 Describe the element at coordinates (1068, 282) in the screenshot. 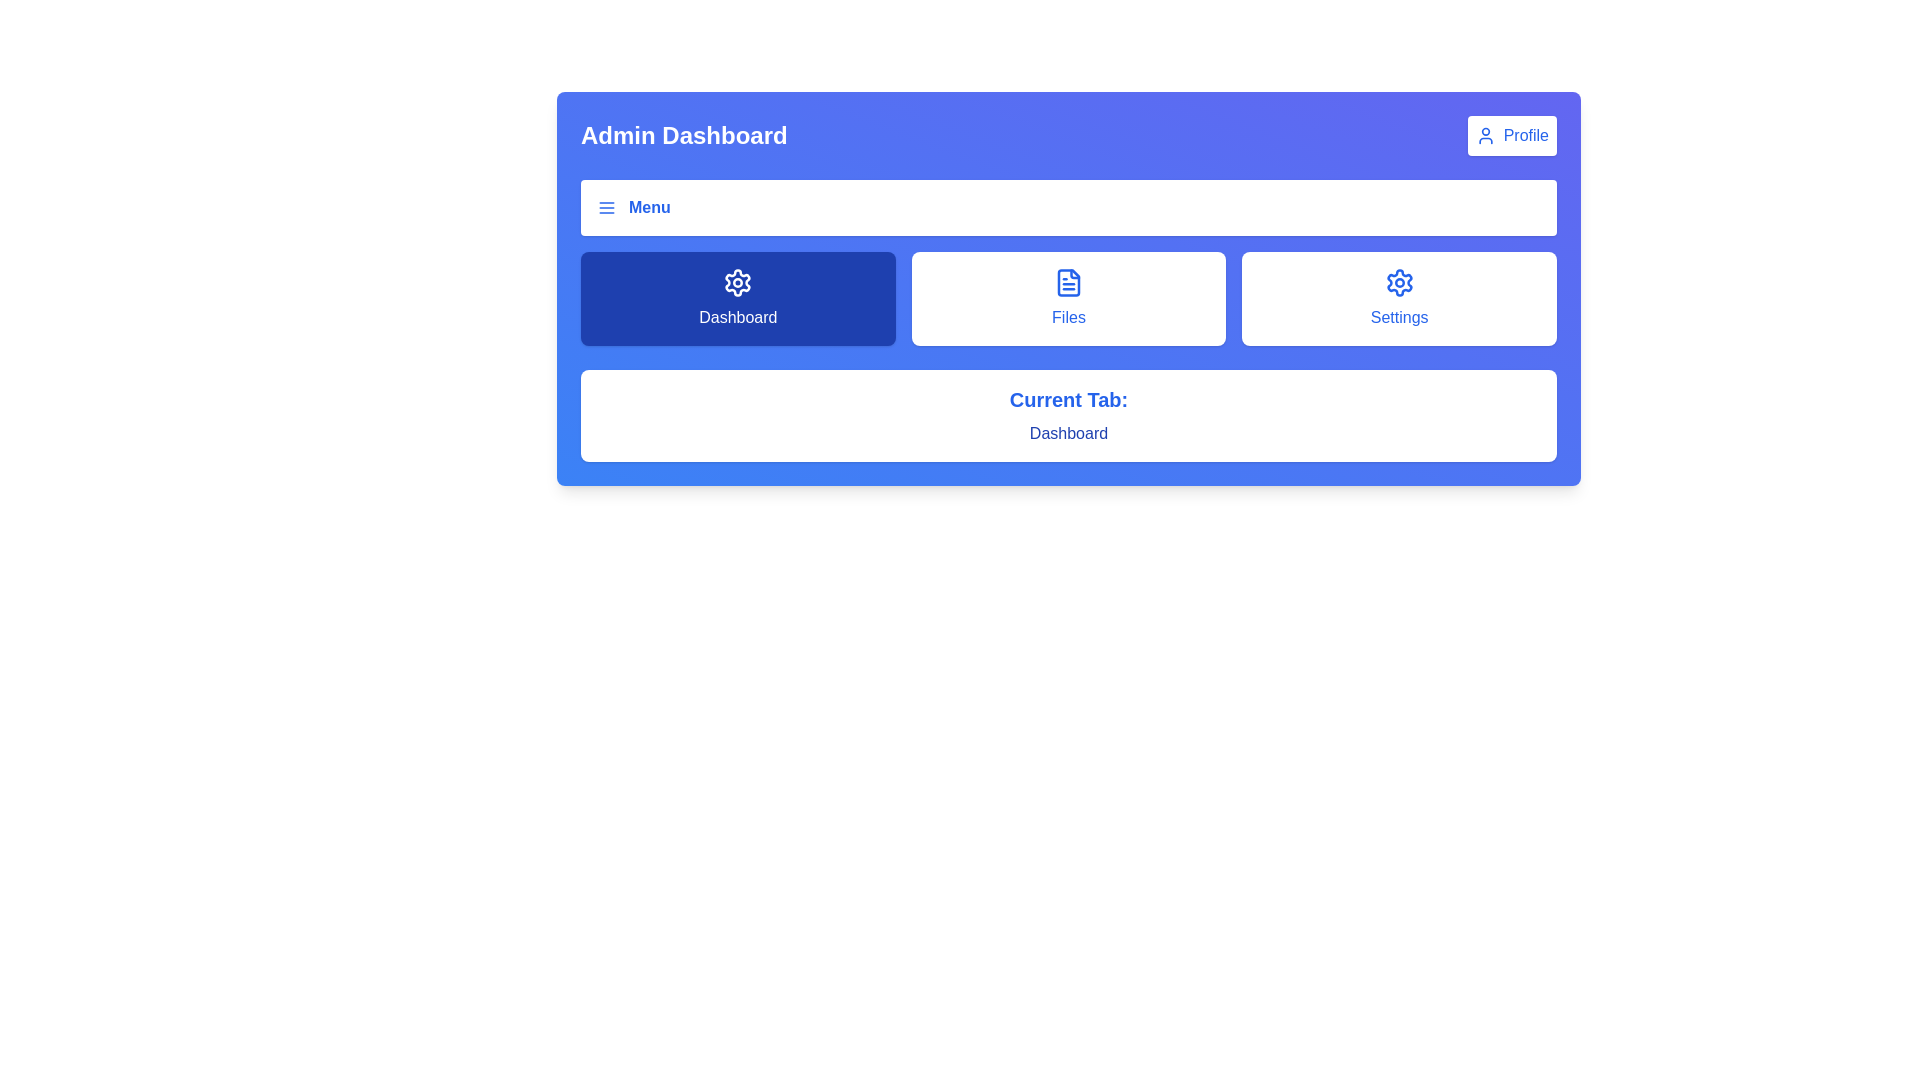

I see `the blue file icon with text lines located in the second button of three in the toolbar below the 'Files' label` at that location.